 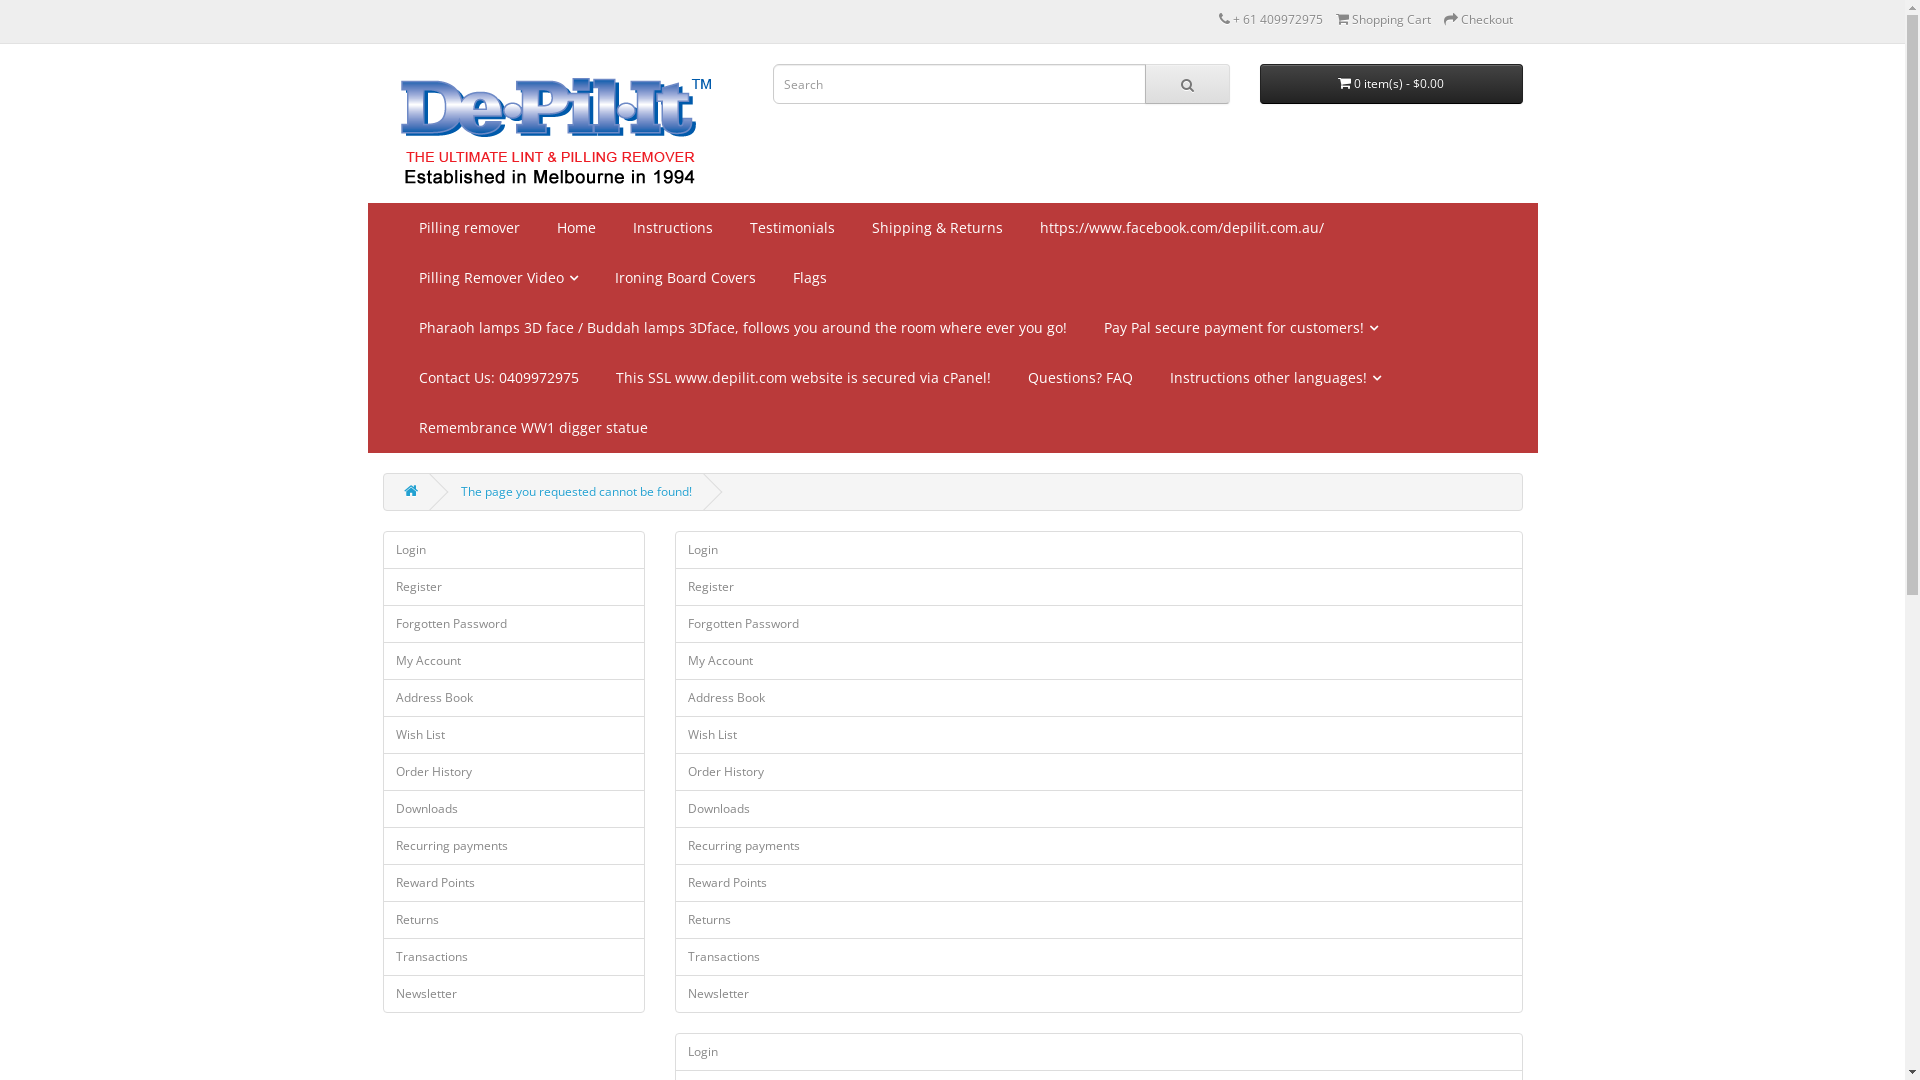 I want to click on 'Wish List', so click(x=513, y=735).